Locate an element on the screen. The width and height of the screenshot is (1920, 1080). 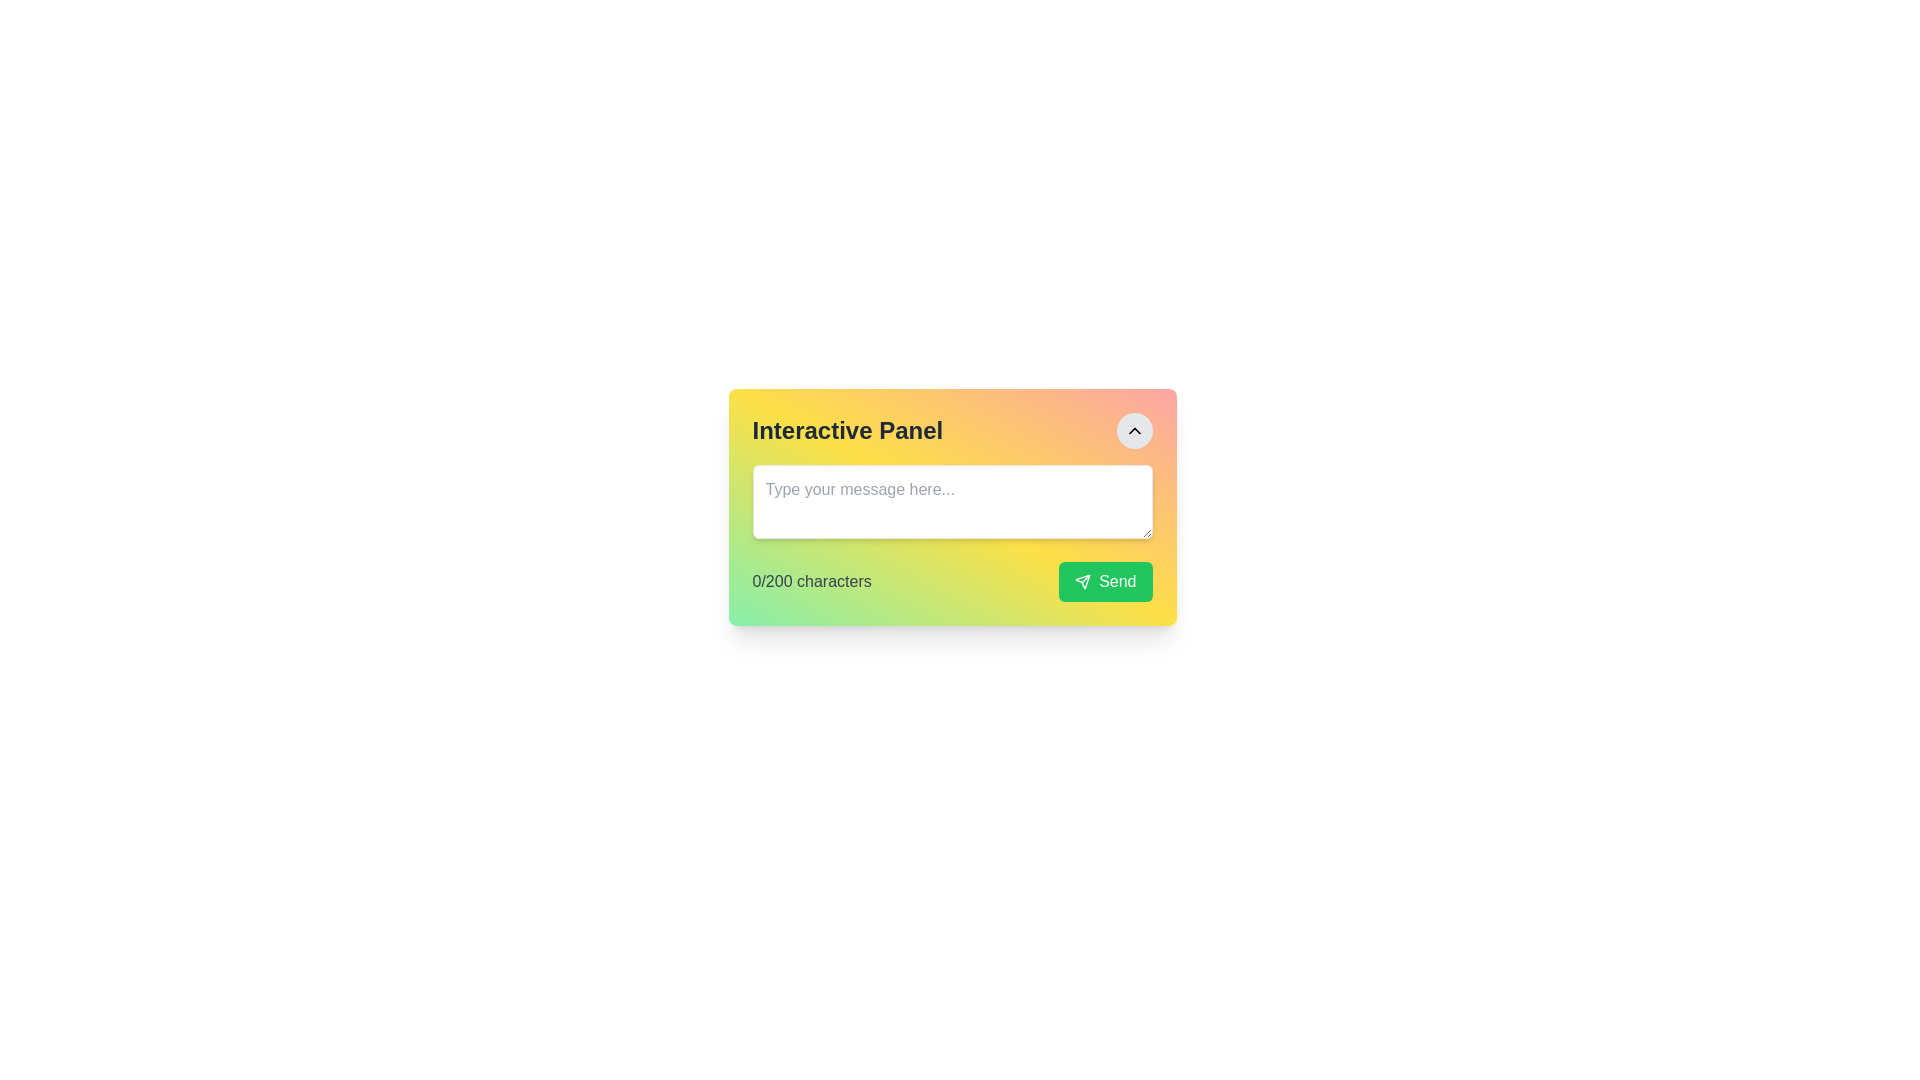
the button located at the bottom-right corner of the panel is located at coordinates (1104, 582).